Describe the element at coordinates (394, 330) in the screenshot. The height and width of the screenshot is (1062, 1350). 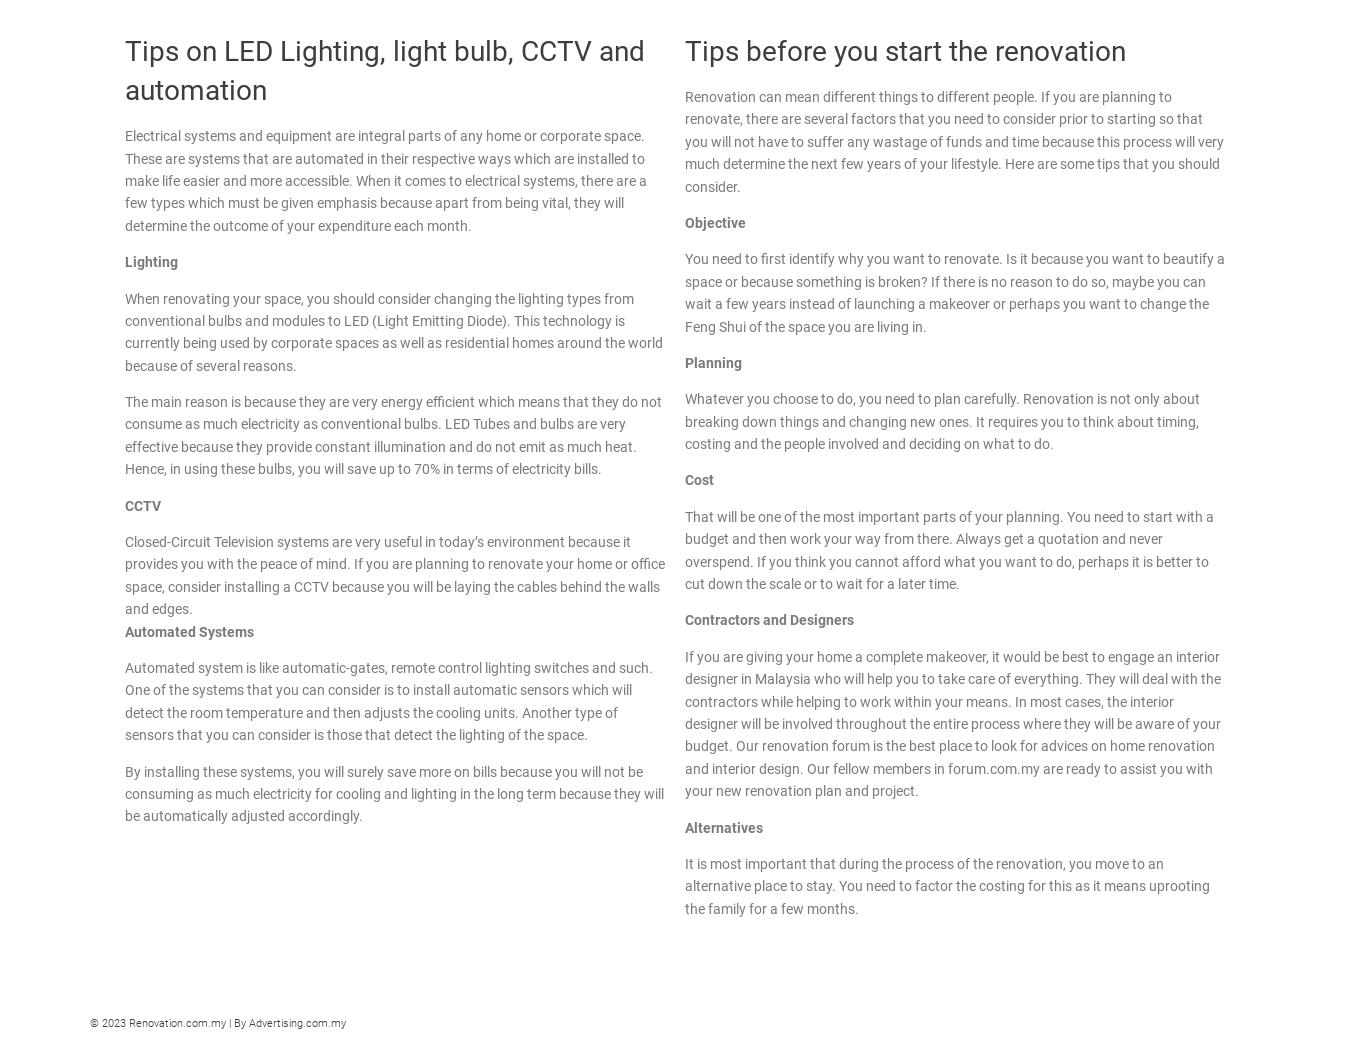
I see `'When renovating your space, you should consider changing the lighting types from conventional bulbs and modules to LED (Light Emitting Diode). This technology is currently being used by corporate spaces as well as residential homes around the world because of several reasons.'` at that location.